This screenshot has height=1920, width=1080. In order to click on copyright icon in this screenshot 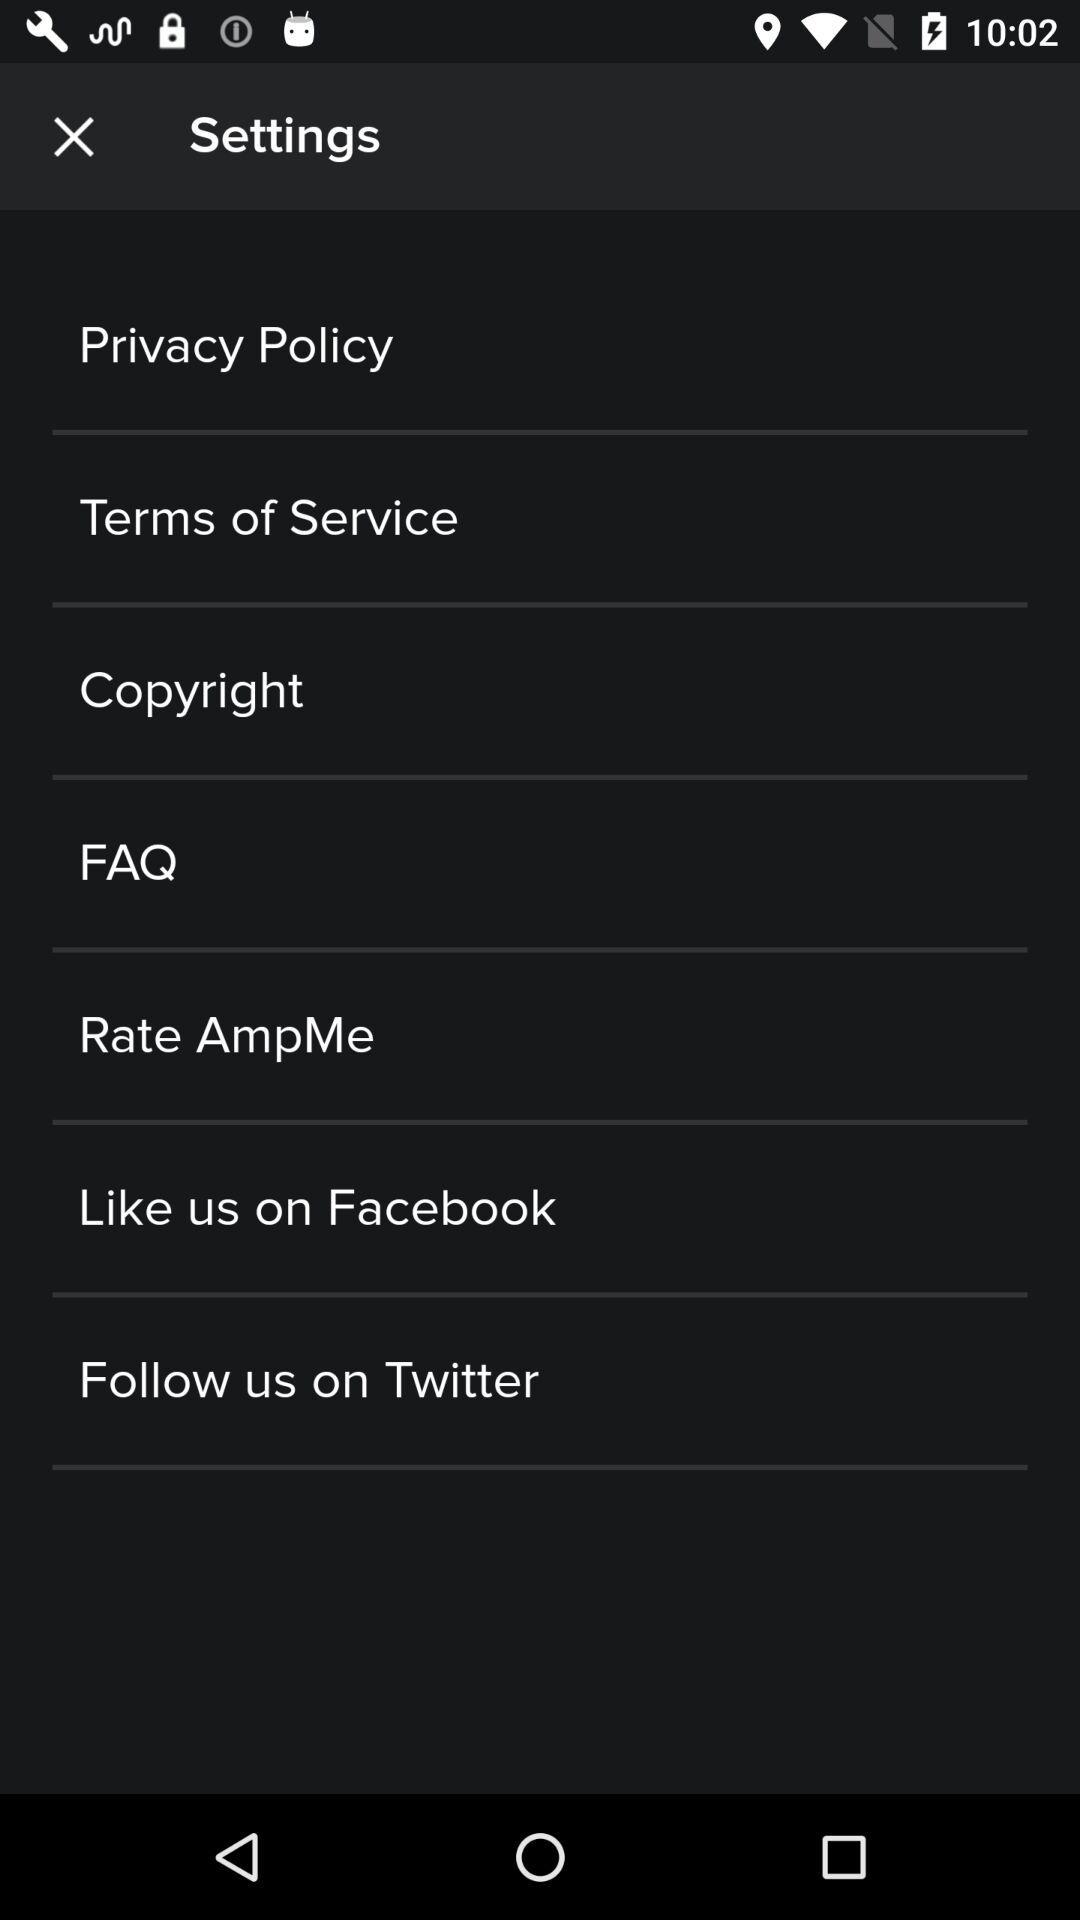, I will do `click(540, 691)`.